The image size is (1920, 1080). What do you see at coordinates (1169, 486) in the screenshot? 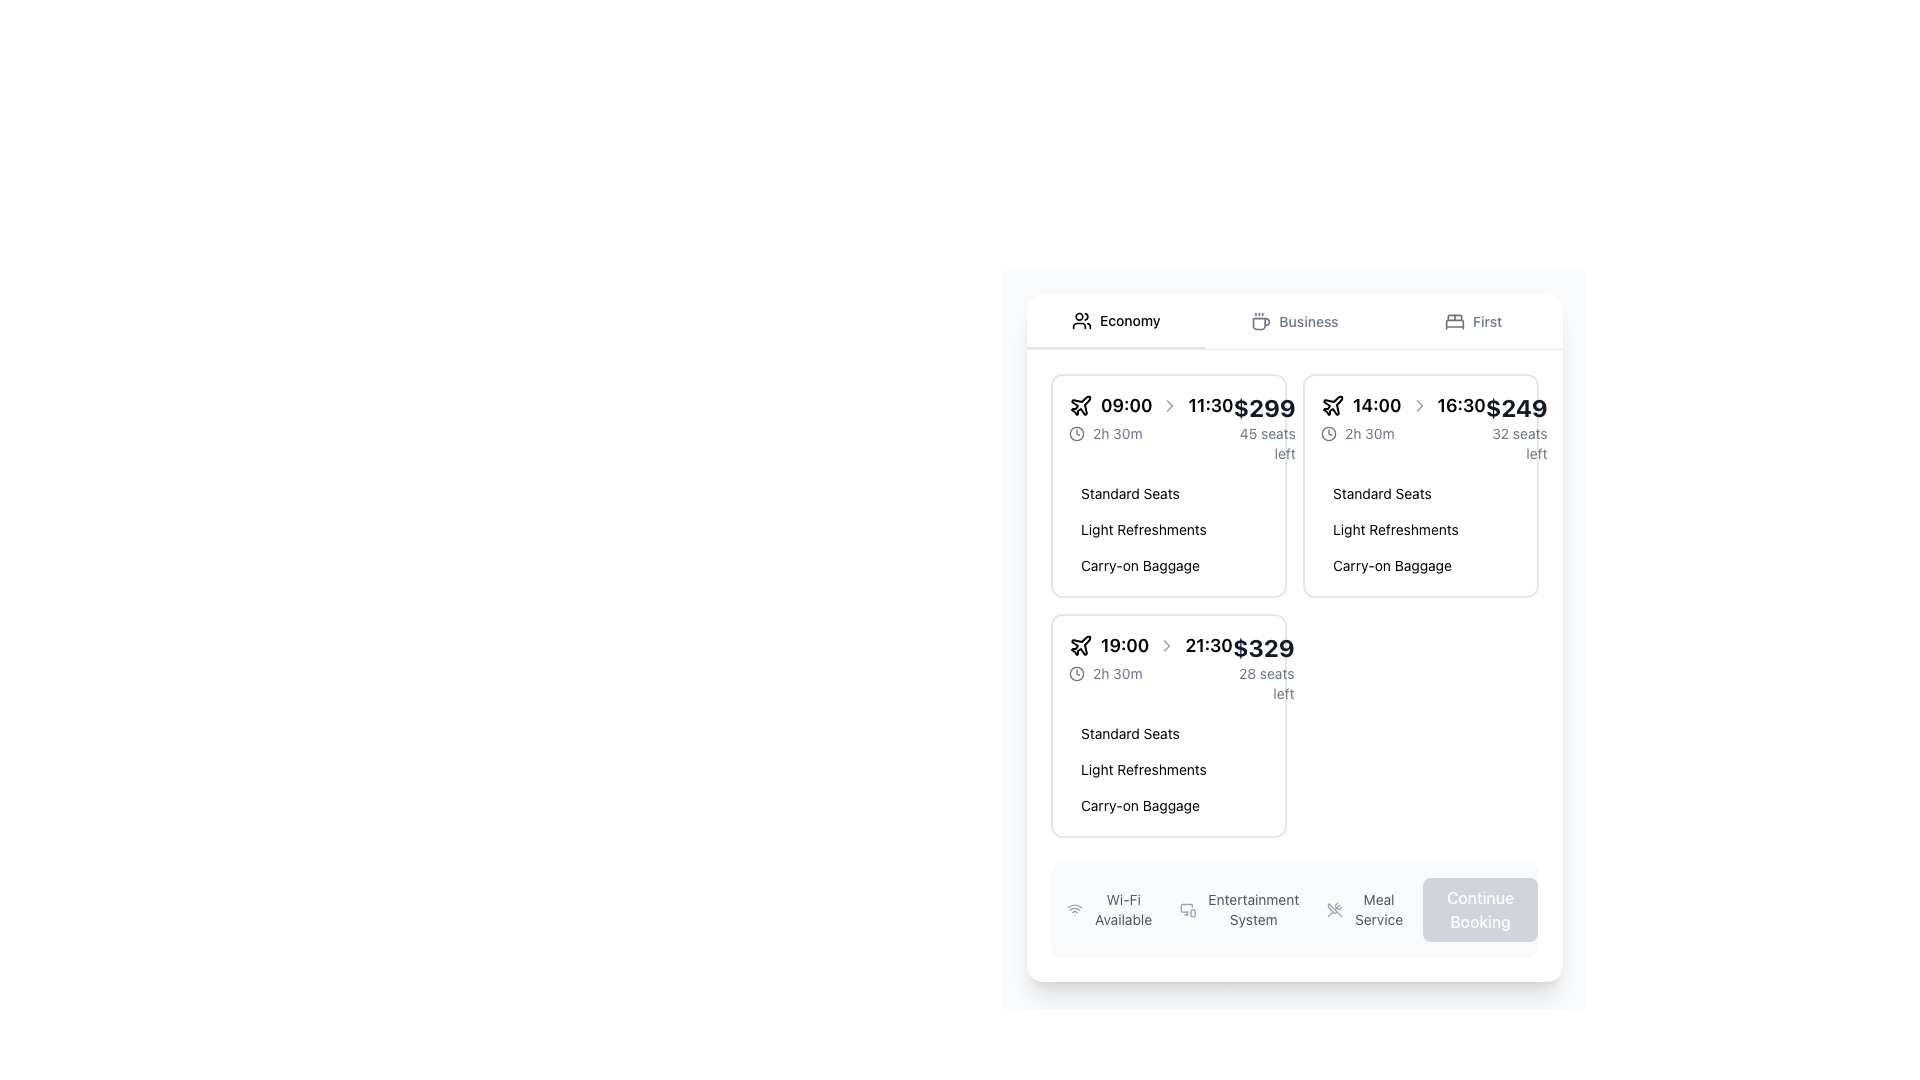
I see `the first Informational card in the 'Economy' tab` at bounding box center [1169, 486].